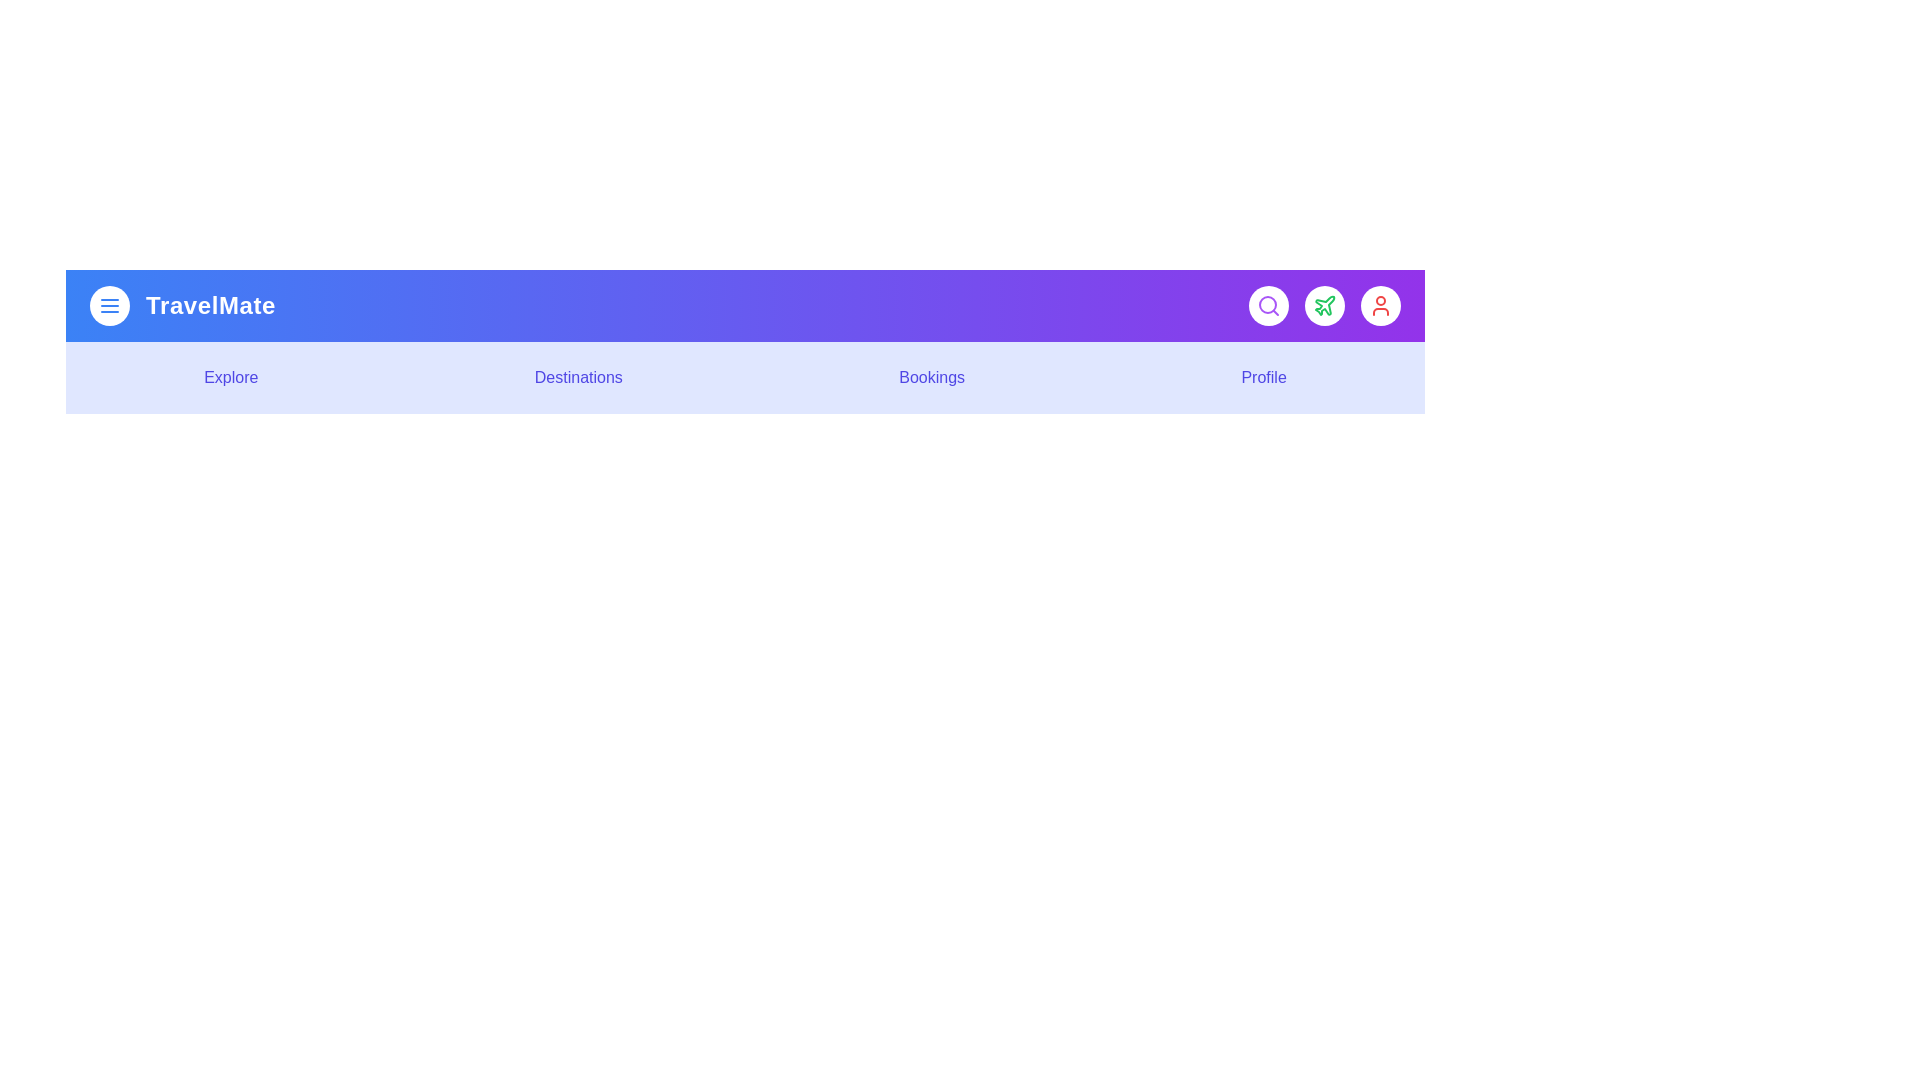  What do you see at coordinates (1267, 305) in the screenshot?
I see `the search button to initiate a search` at bounding box center [1267, 305].